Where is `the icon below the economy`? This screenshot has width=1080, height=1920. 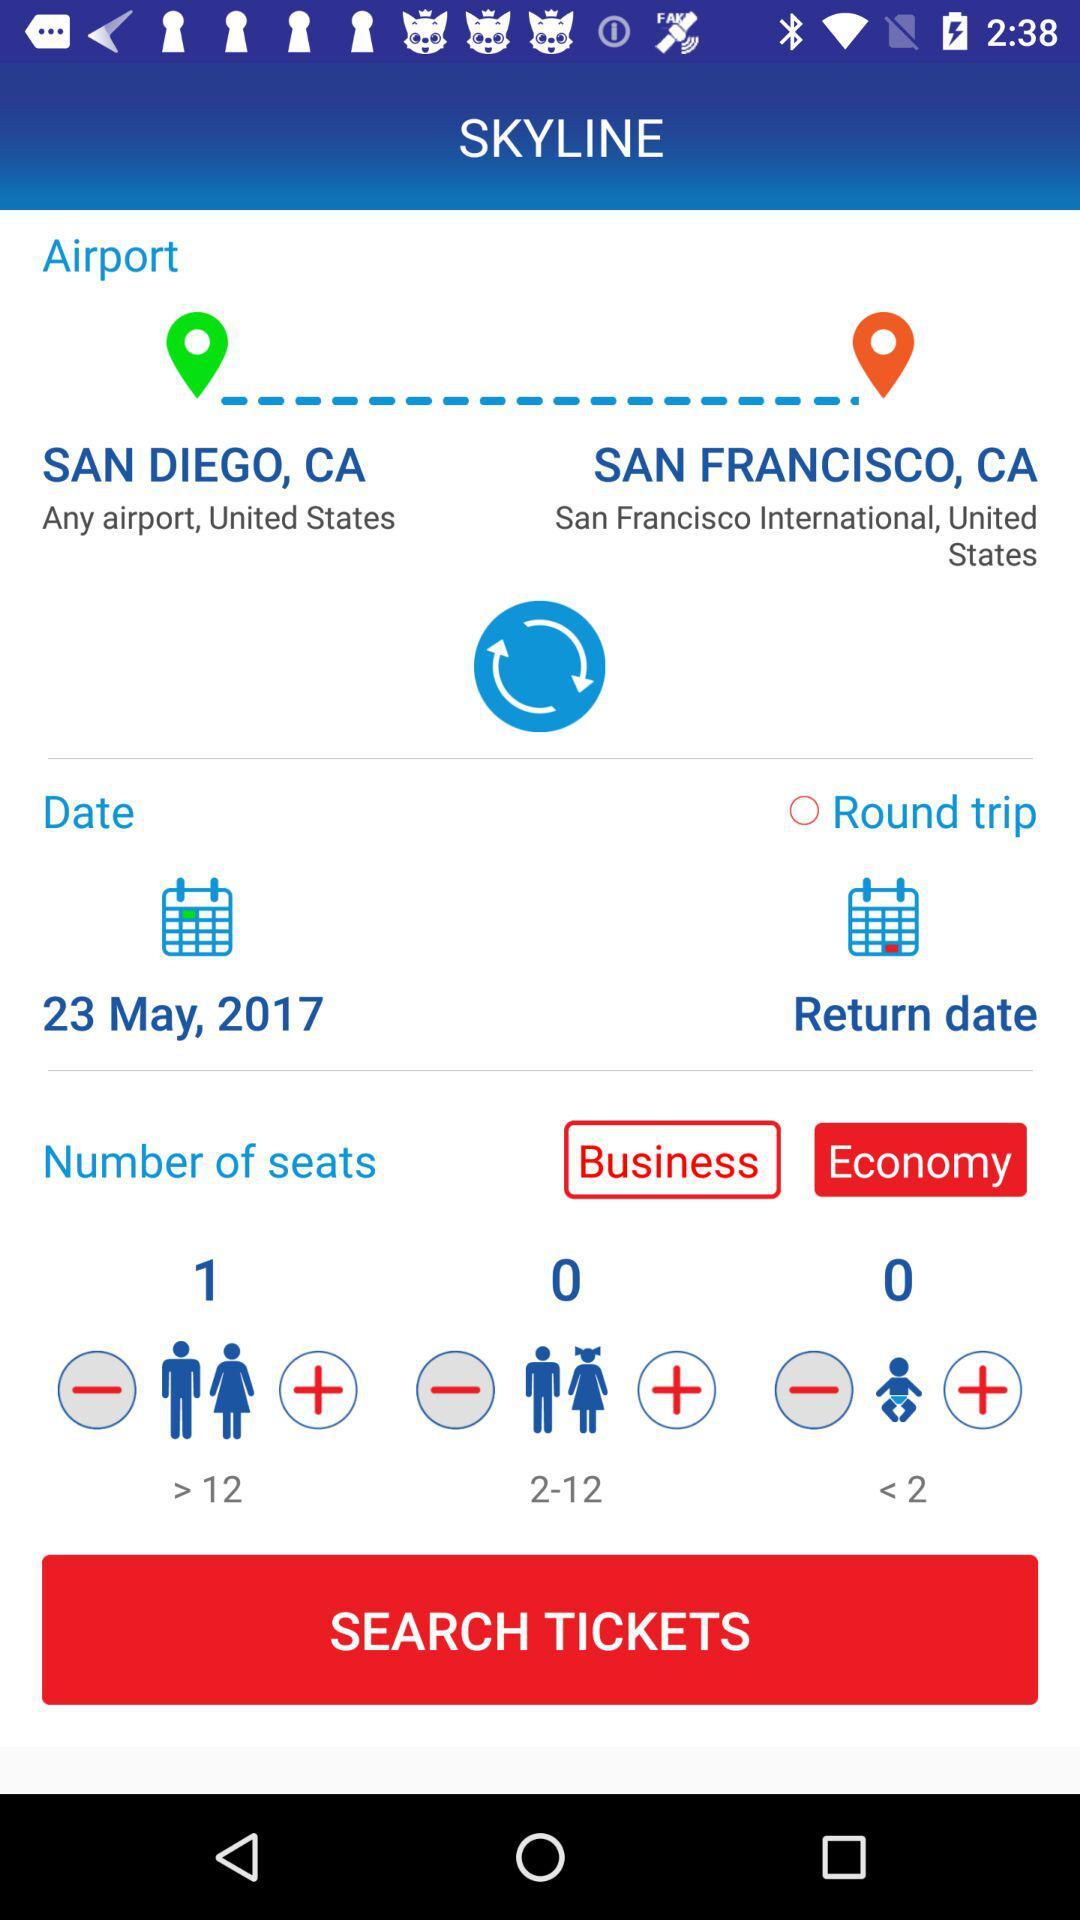
the icon below the economy is located at coordinates (814, 1389).